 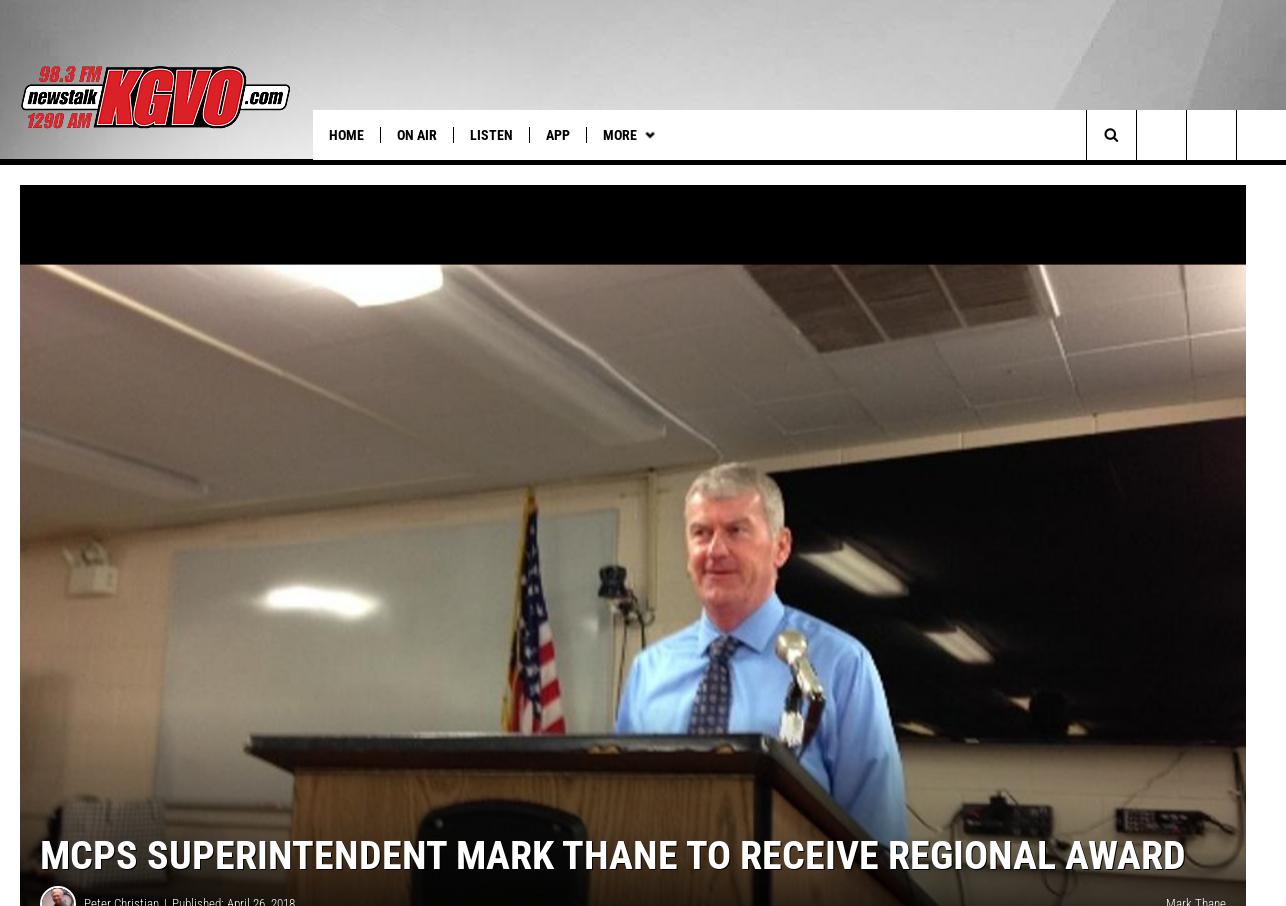 What do you see at coordinates (345, 133) in the screenshot?
I see `'Home'` at bounding box center [345, 133].